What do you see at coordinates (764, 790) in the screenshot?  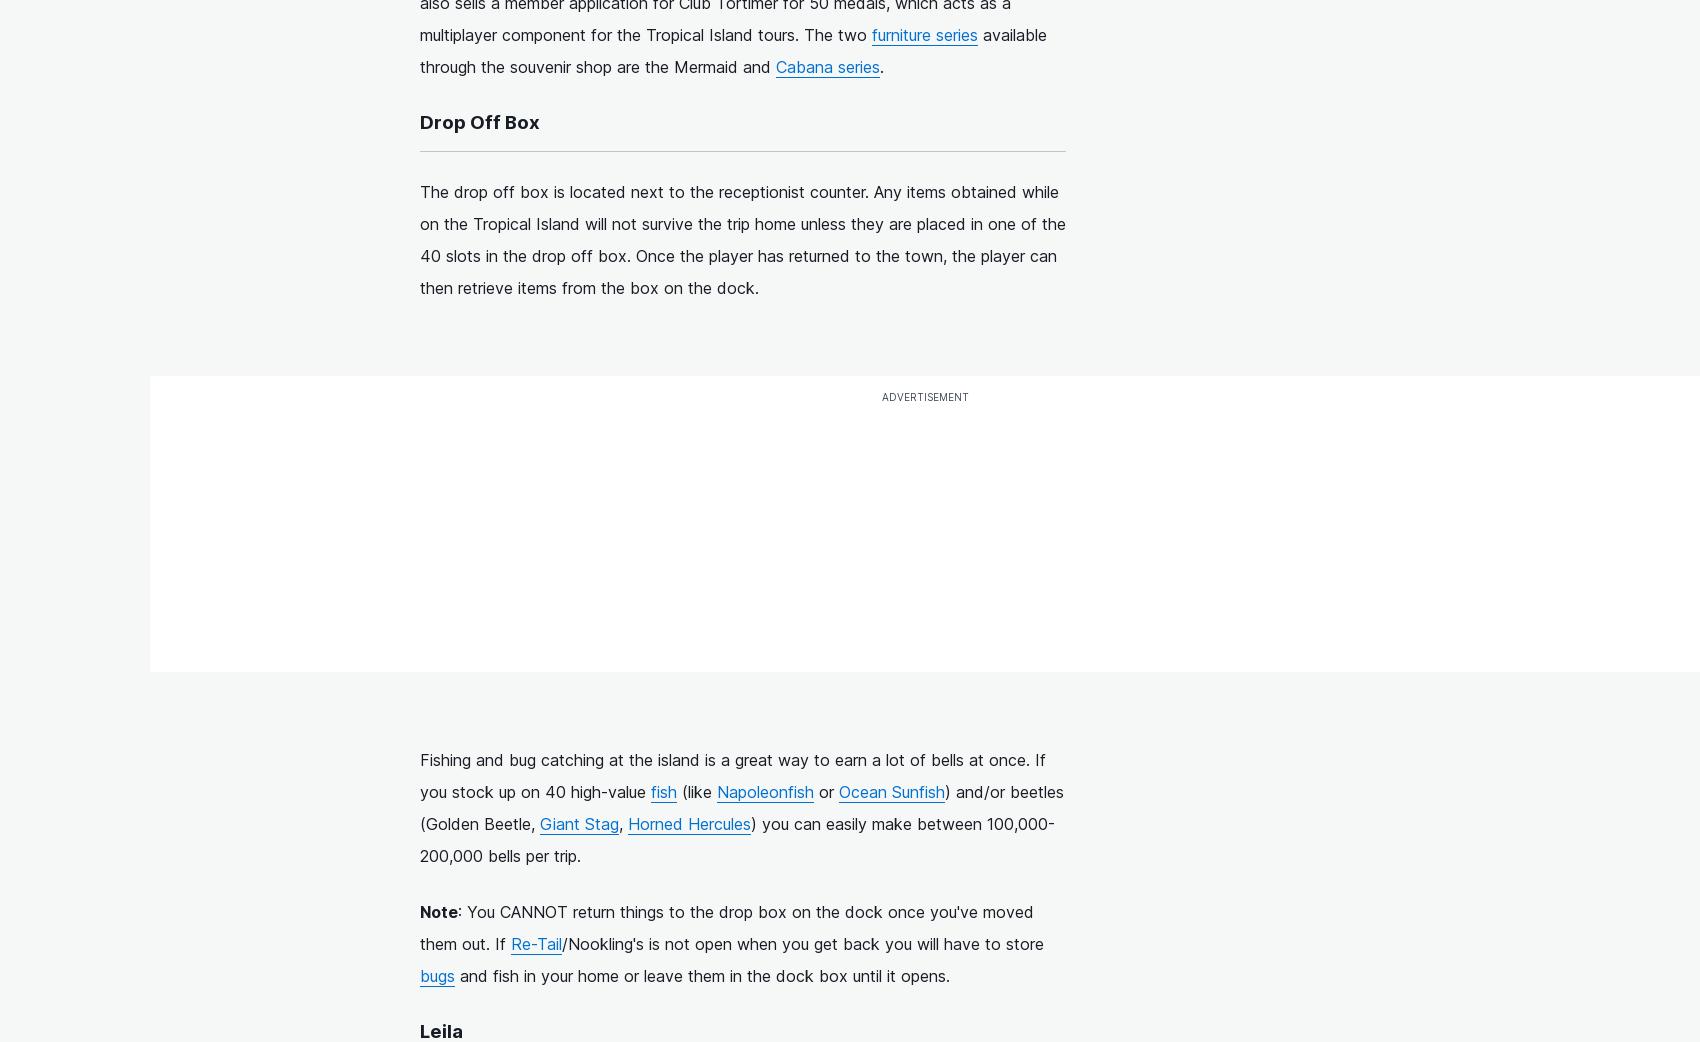 I see `'Napoleonfish'` at bounding box center [764, 790].